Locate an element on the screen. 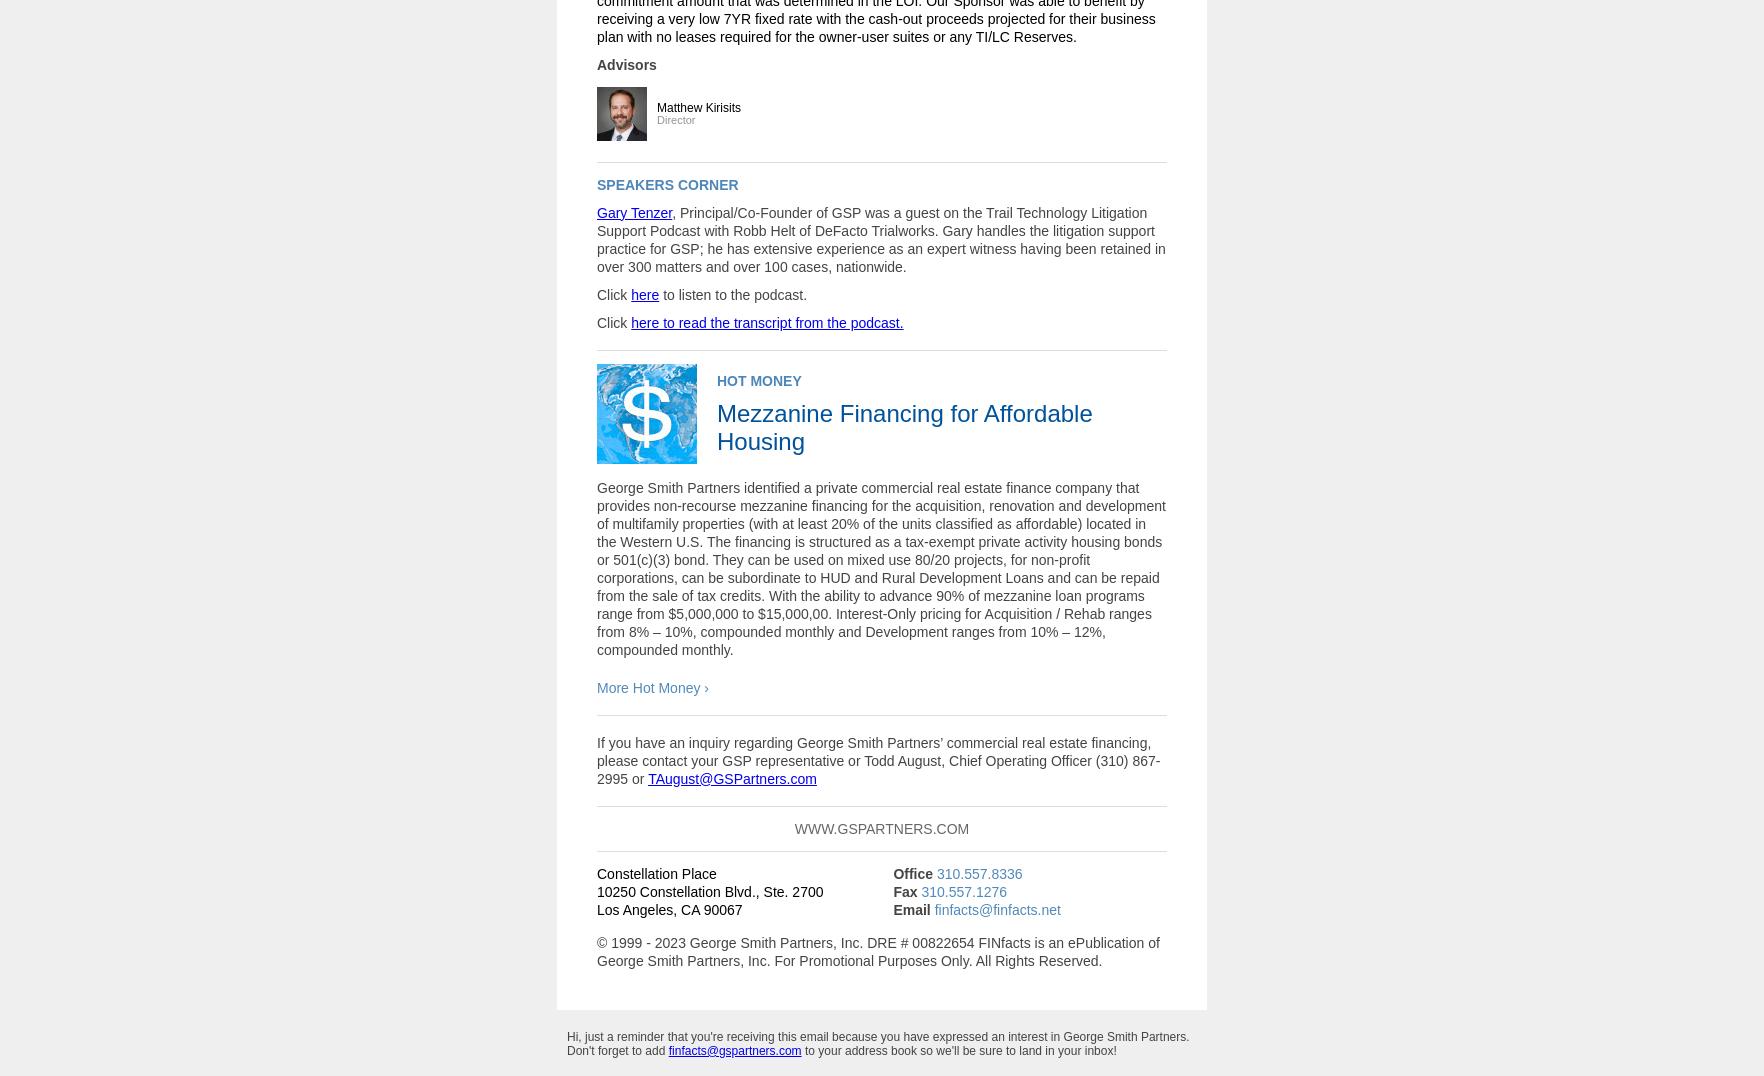 This screenshot has height=1076, width=1764. 'Matthew Kirisits' is located at coordinates (699, 105).